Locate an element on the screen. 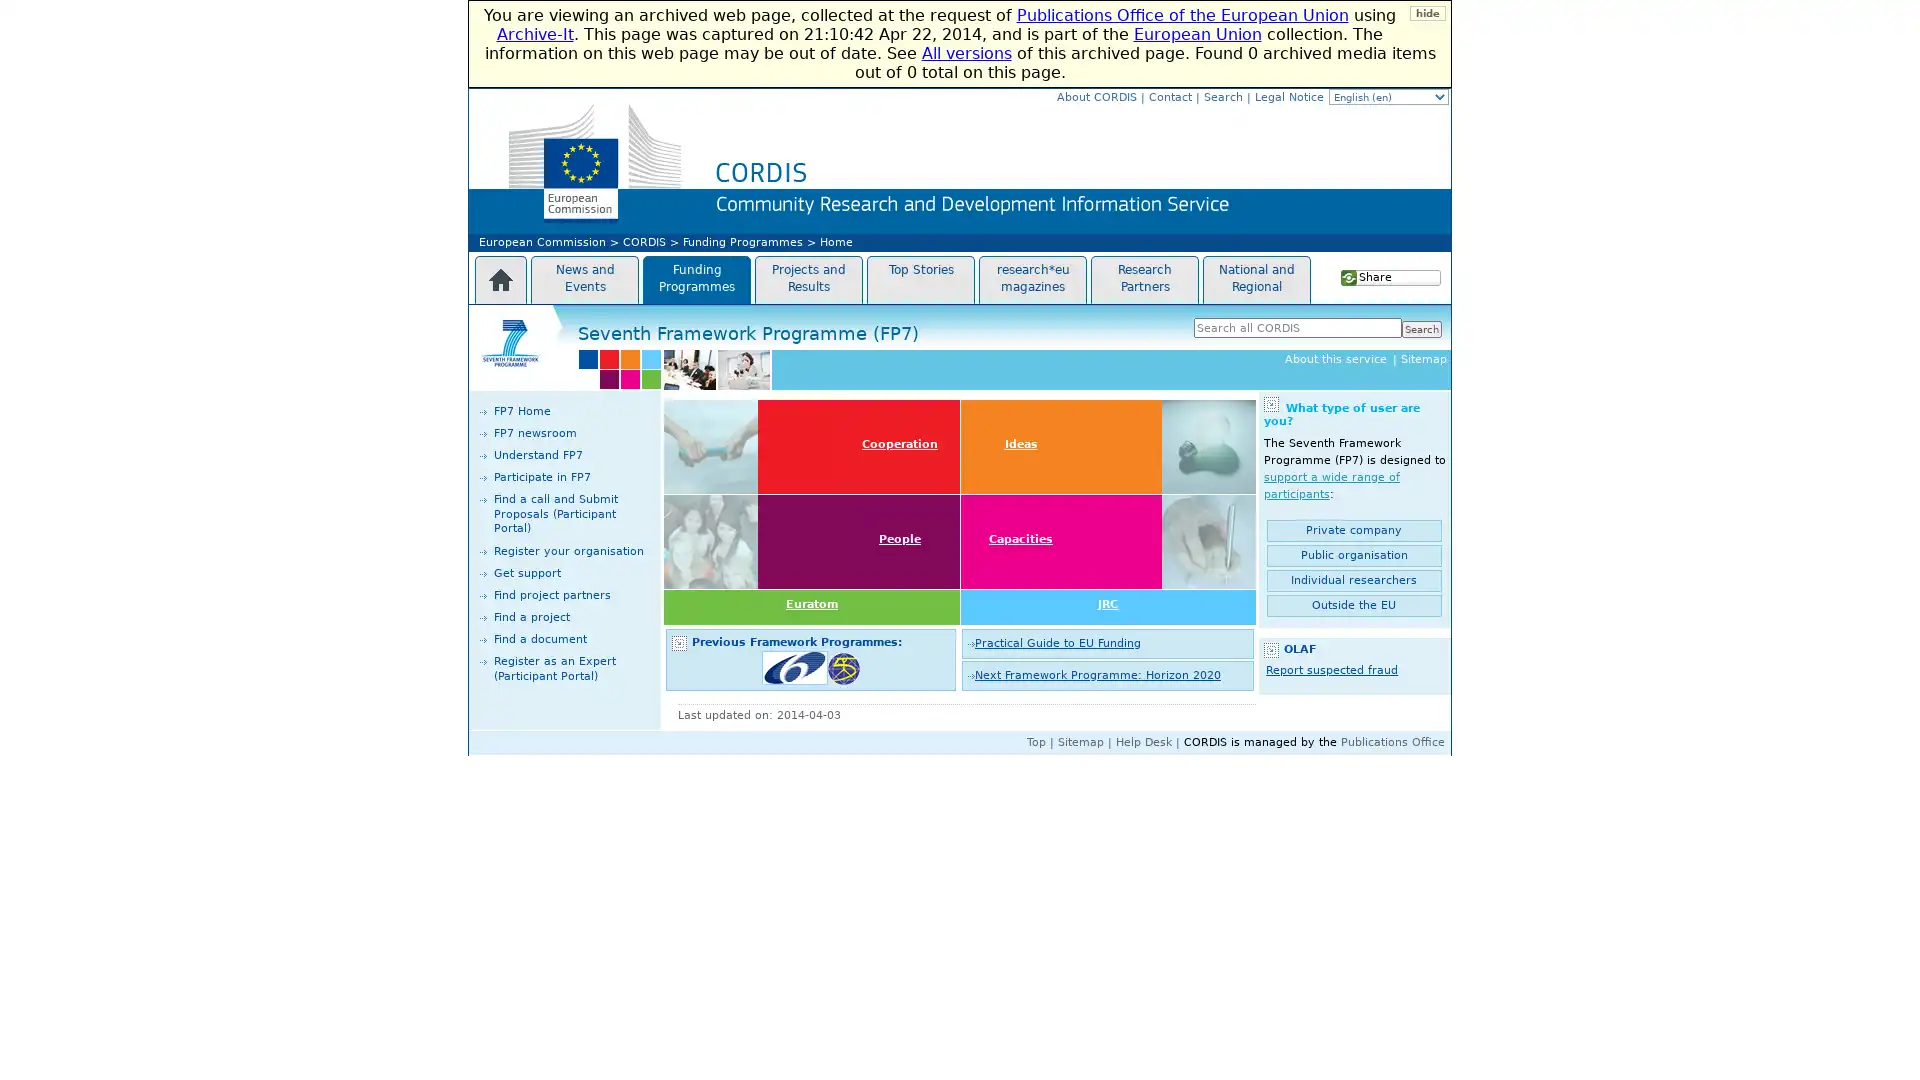 The image size is (1920, 1080). Search is located at coordinates (1419, 327).